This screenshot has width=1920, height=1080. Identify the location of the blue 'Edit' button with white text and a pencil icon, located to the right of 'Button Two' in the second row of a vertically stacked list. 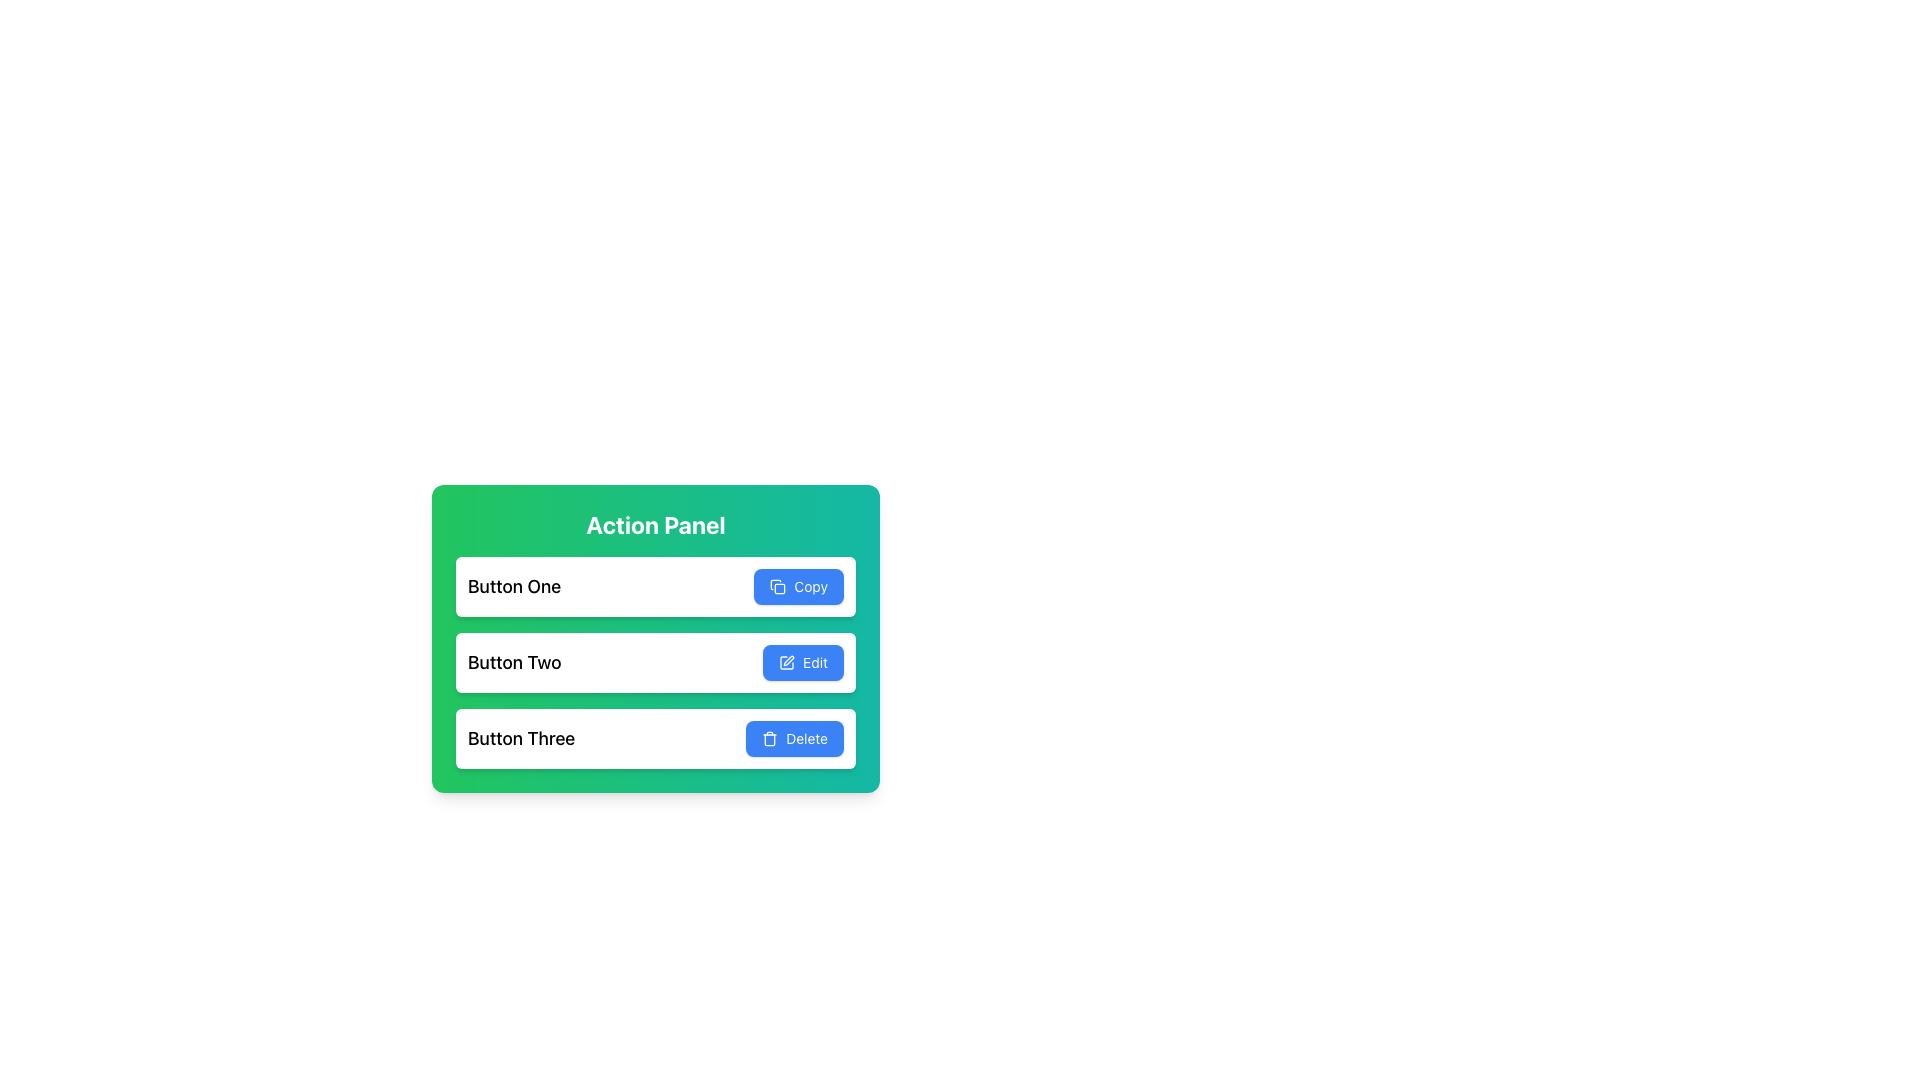
(802, 663).